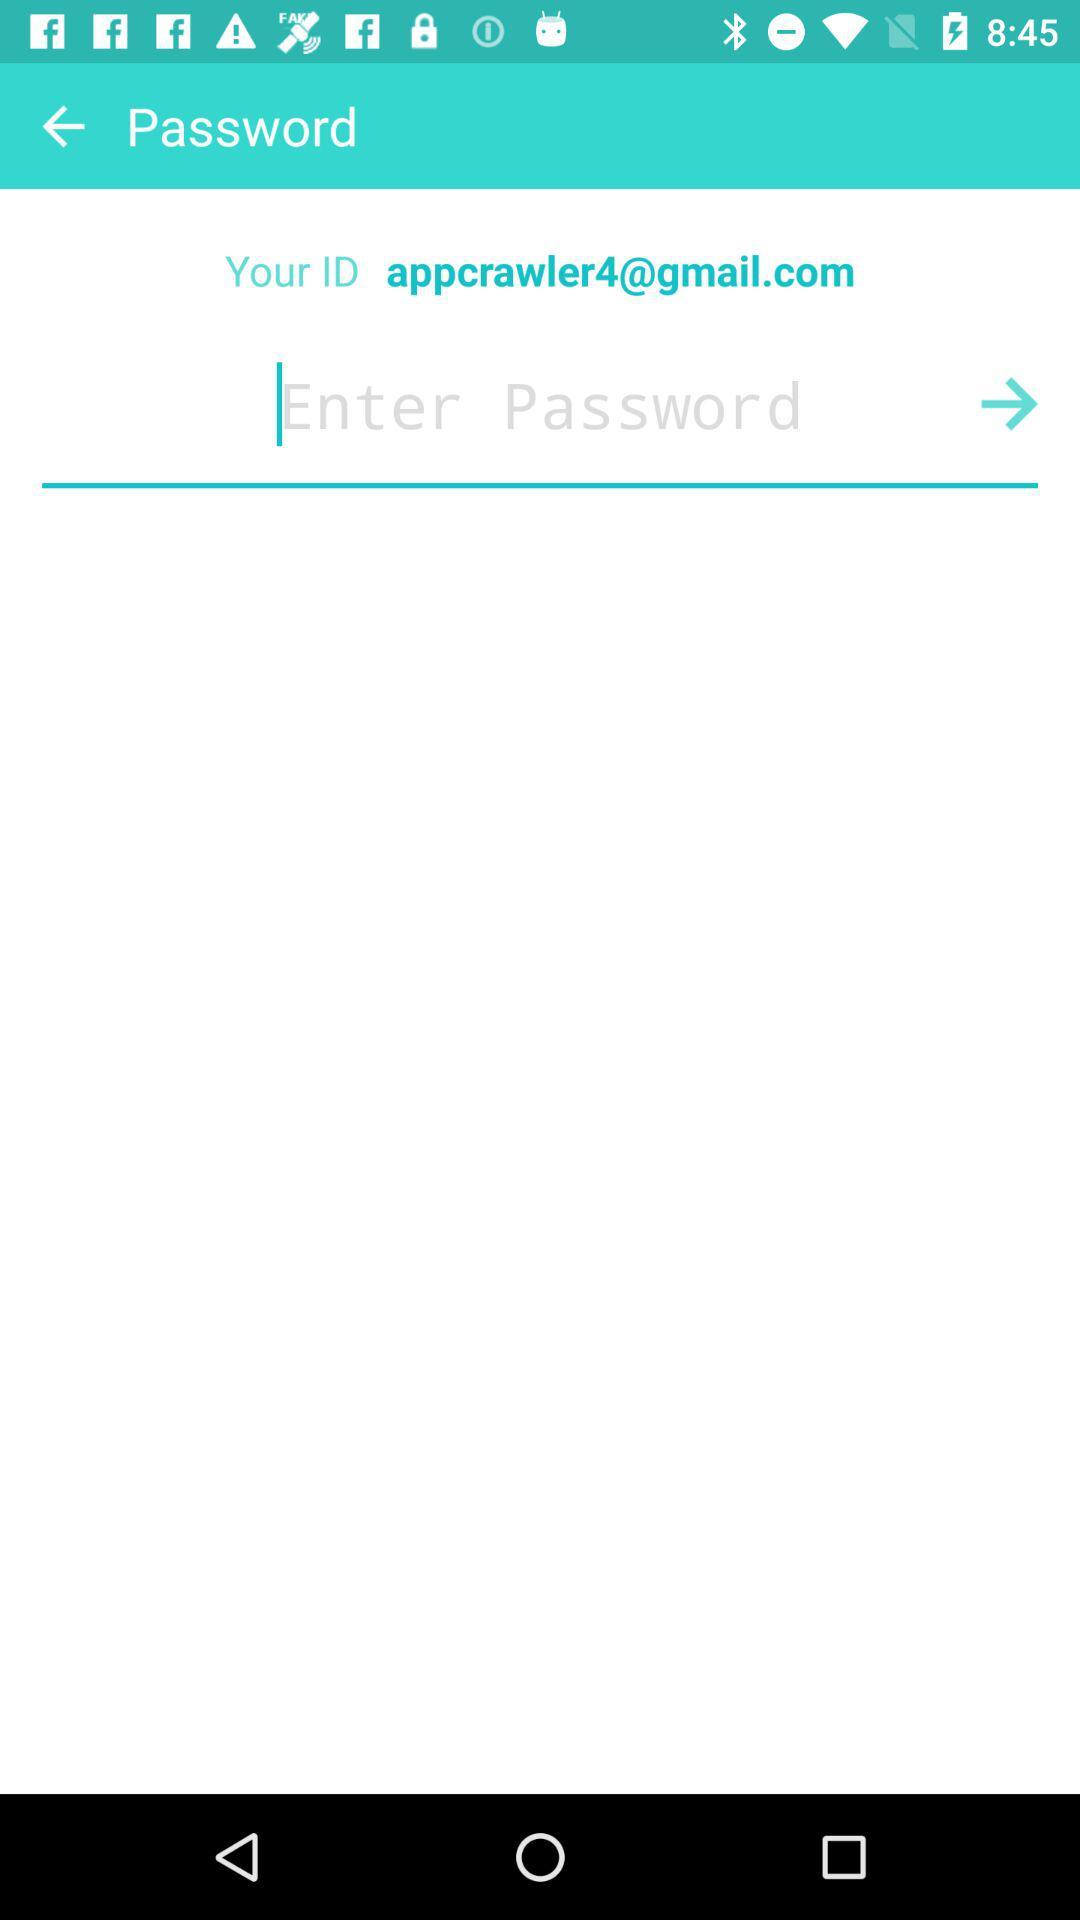 The width and height of the screenshot is (1080, 1920). I want to click on item next to the password icon, so click(61, 124).